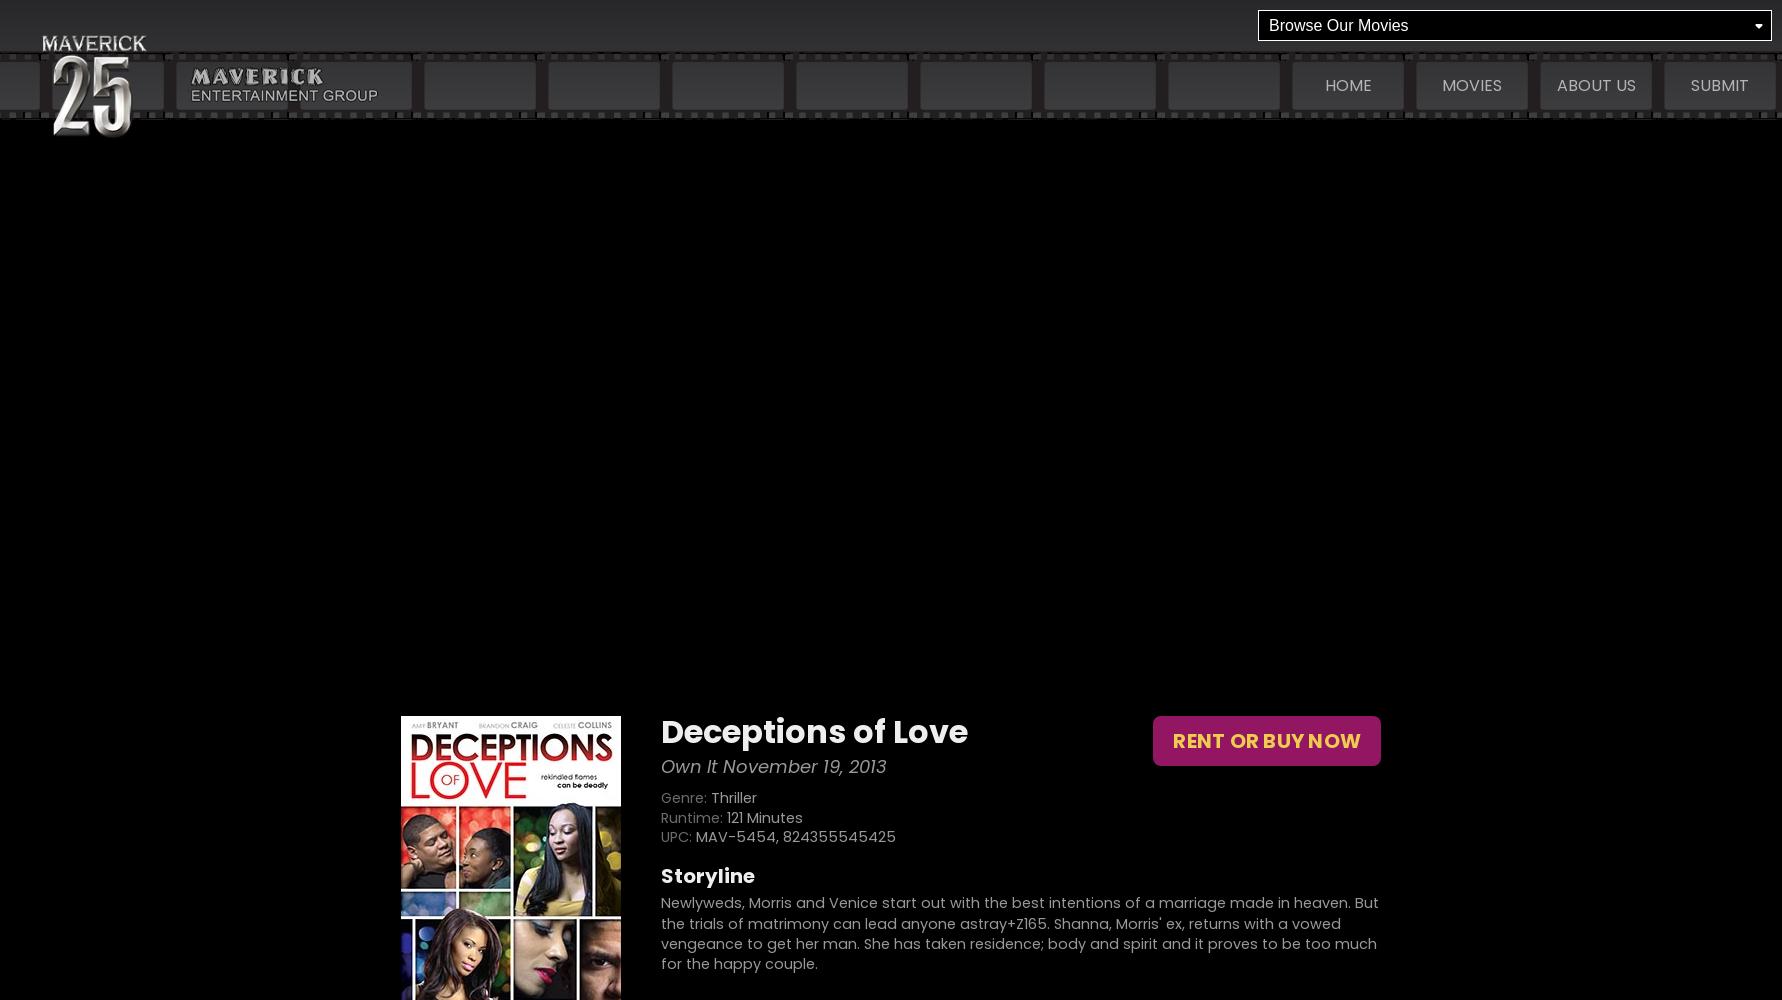 The image size is (1782, 1000). Describe the element at coordinates (690, 816) in the screenshot. I see `'Runtime:'` at that location.